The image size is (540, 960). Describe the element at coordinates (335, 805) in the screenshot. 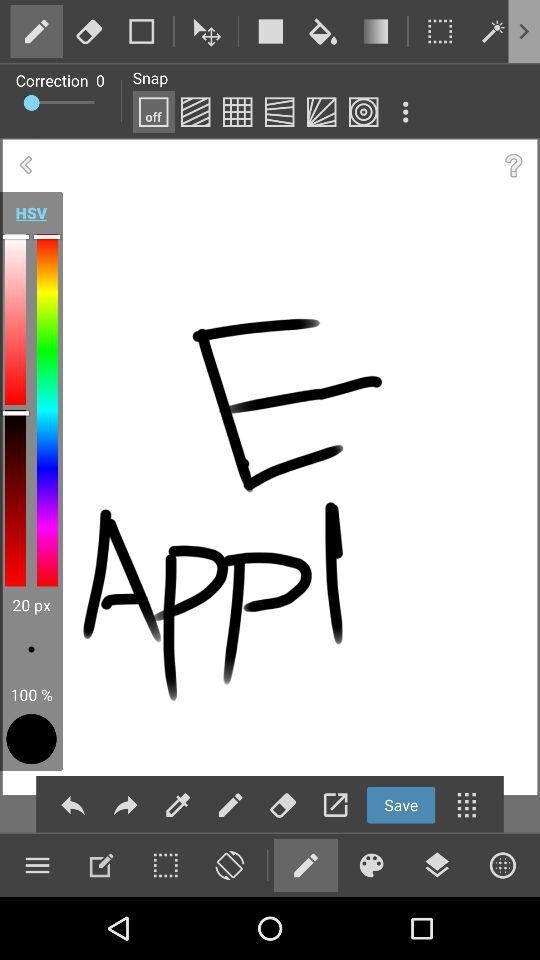

I see `expand` at that location.